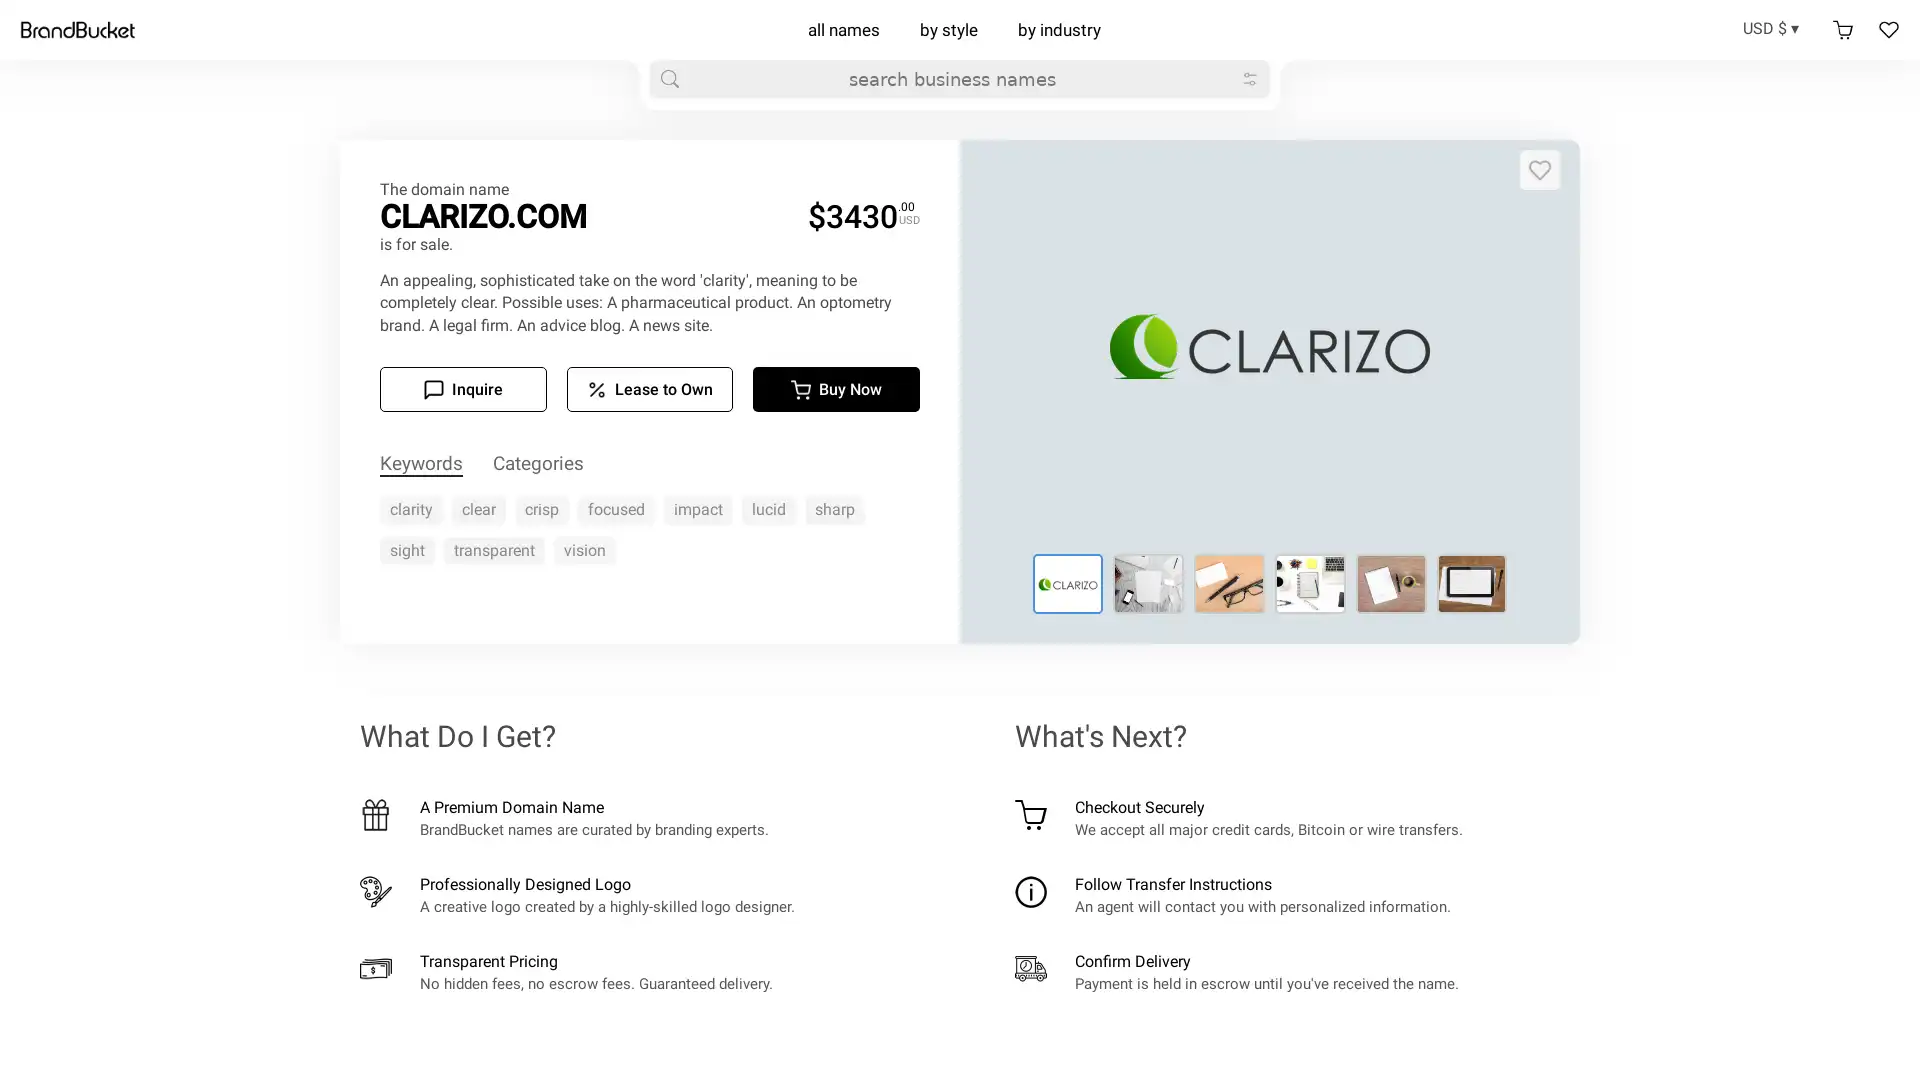 The width and height of the screenshot is (1920, 1080). I want to click on Shopping cart Shopping cart, so click(1842, 30).